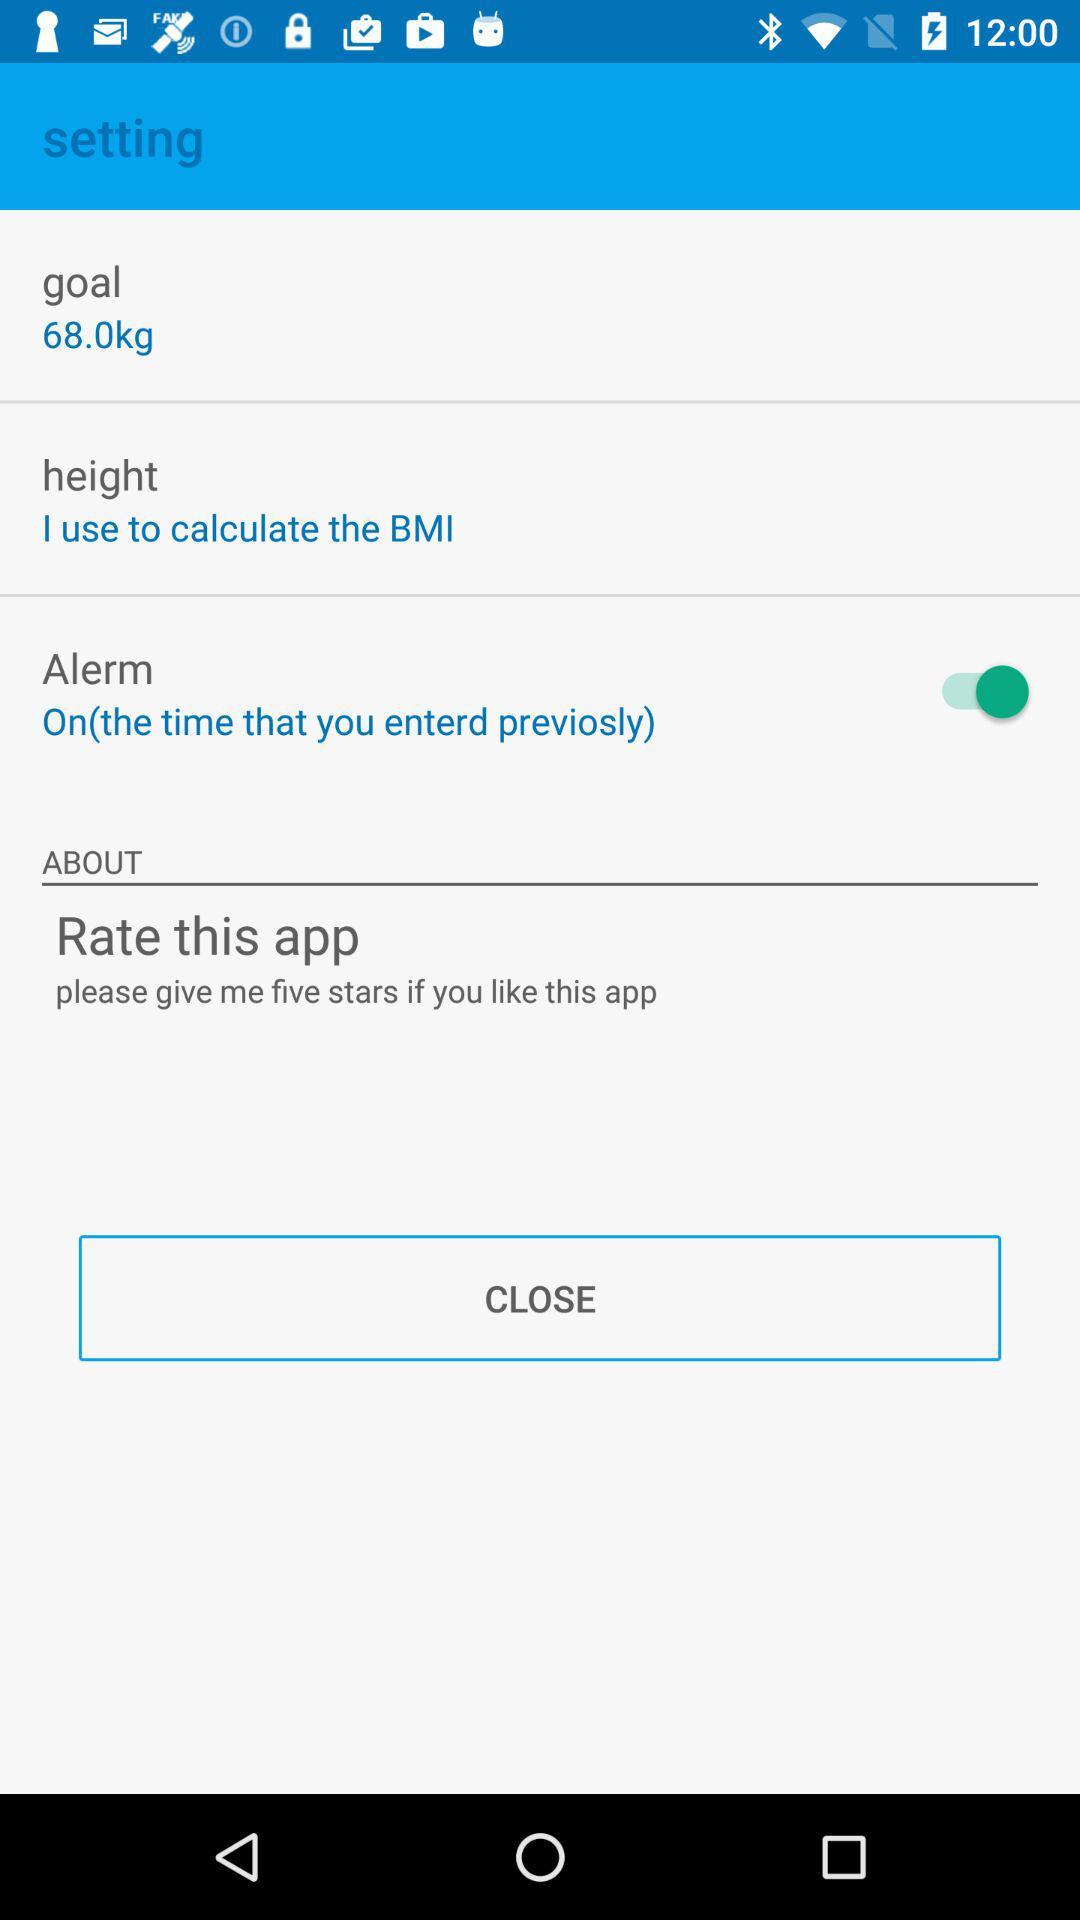 This screenshot has width=1080, height=1920. What do you see at coordinates (540, 1298) in the screenshot?
I see `the item below please give me` at bounding box center [540, 1298].